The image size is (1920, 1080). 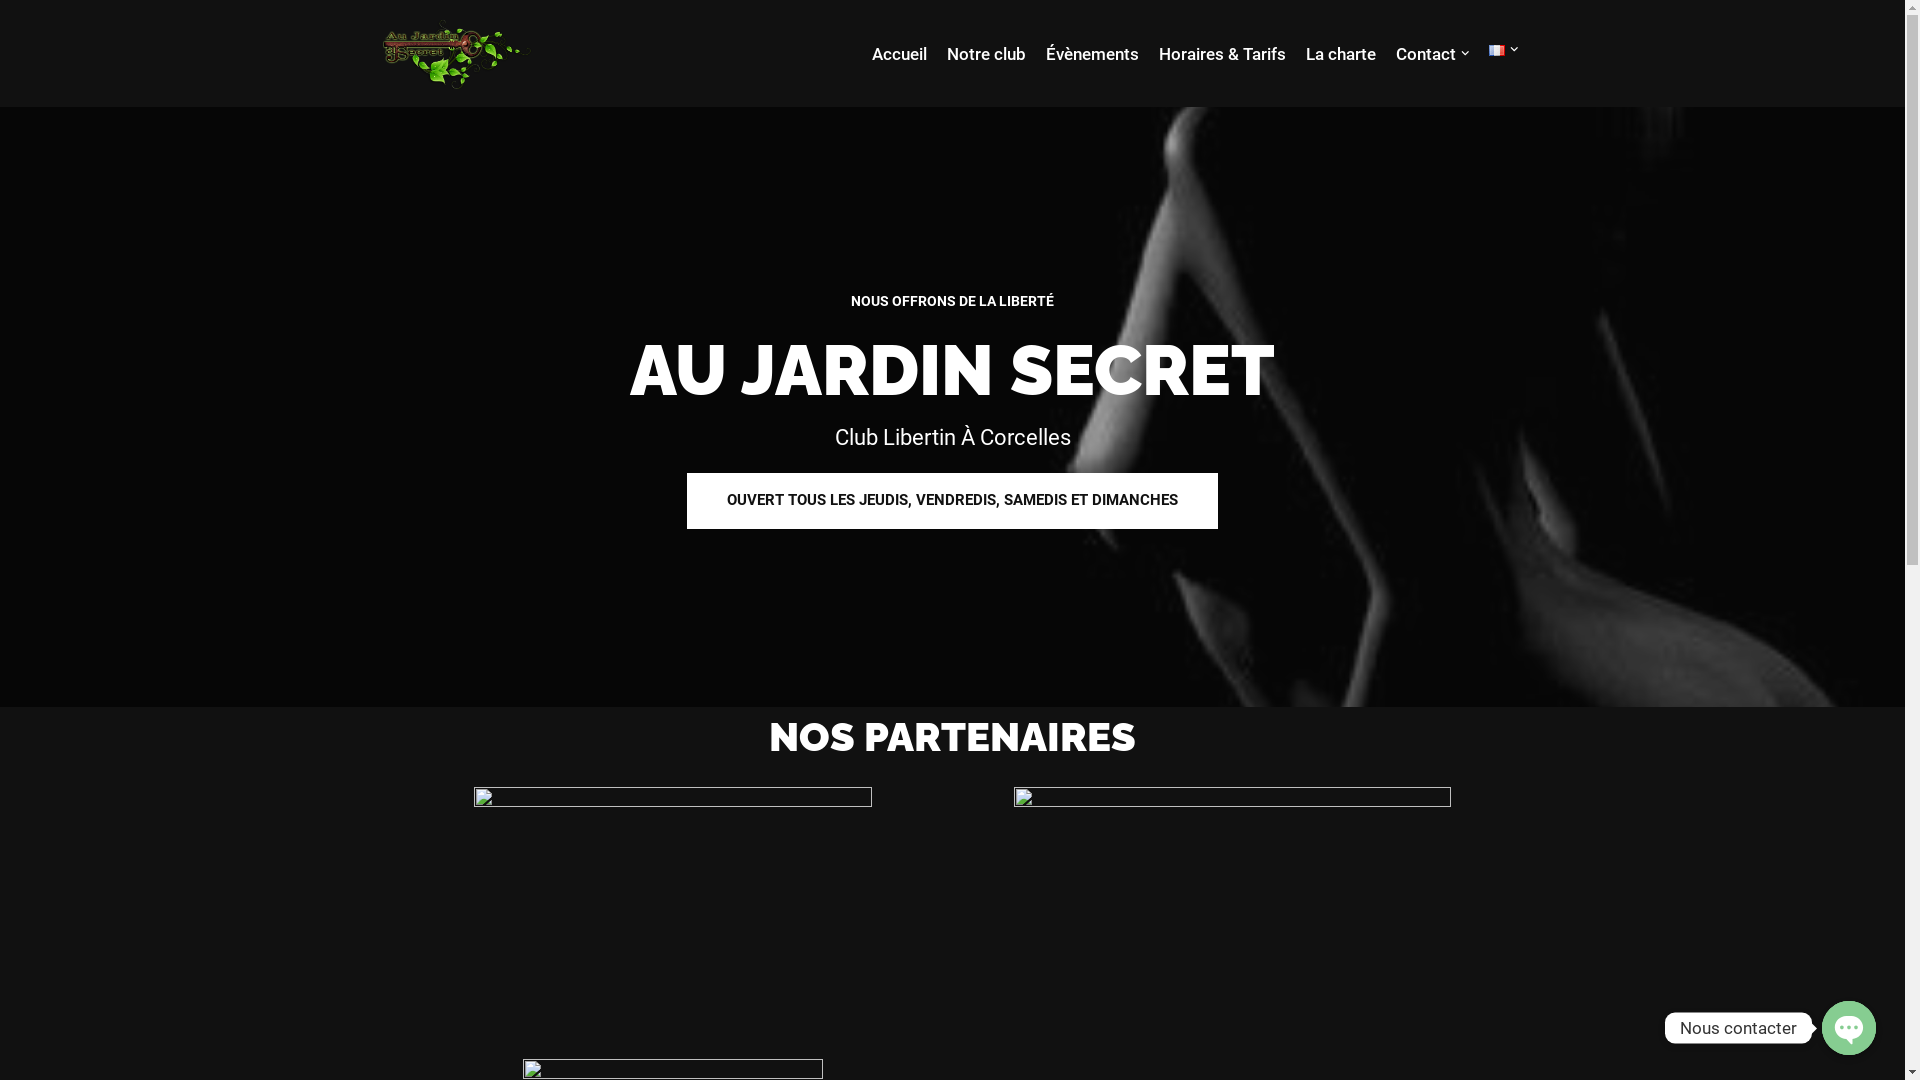 I want to click on 'Accueil', so click(x=872, y=53).